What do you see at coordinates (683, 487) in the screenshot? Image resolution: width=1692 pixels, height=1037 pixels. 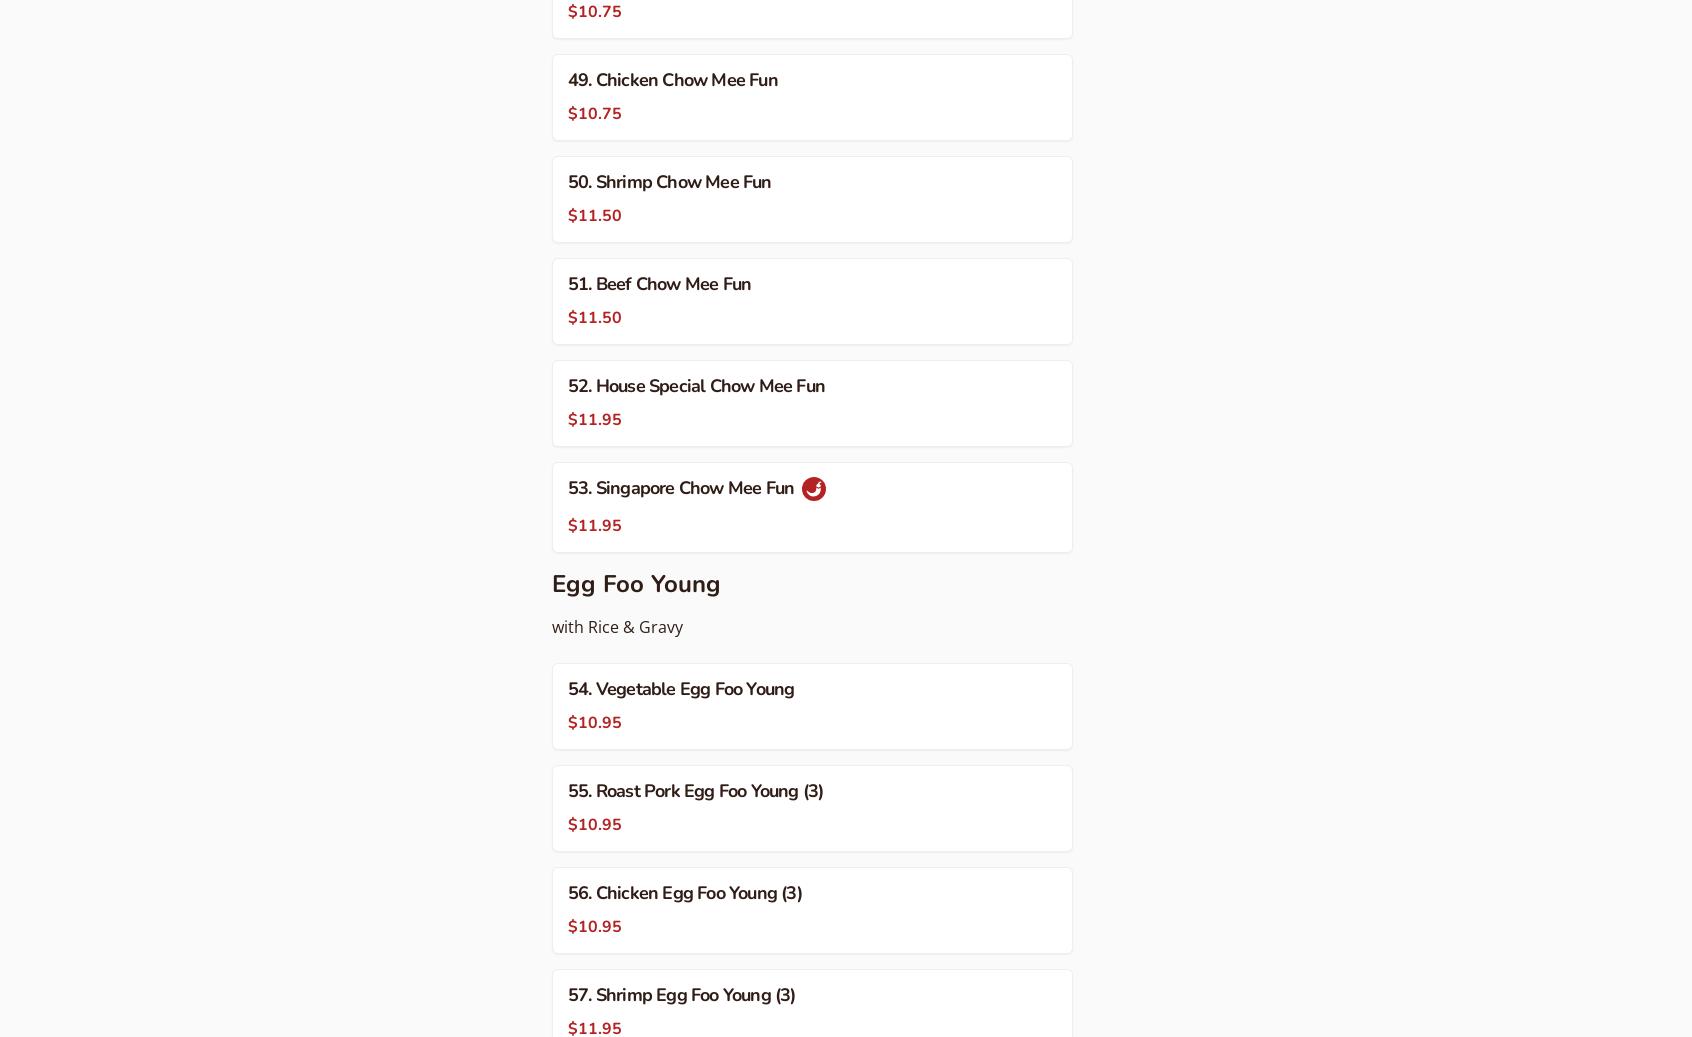 I see `'53. Singapore Chow Mee Fun'` at bounding box center [683, 487].